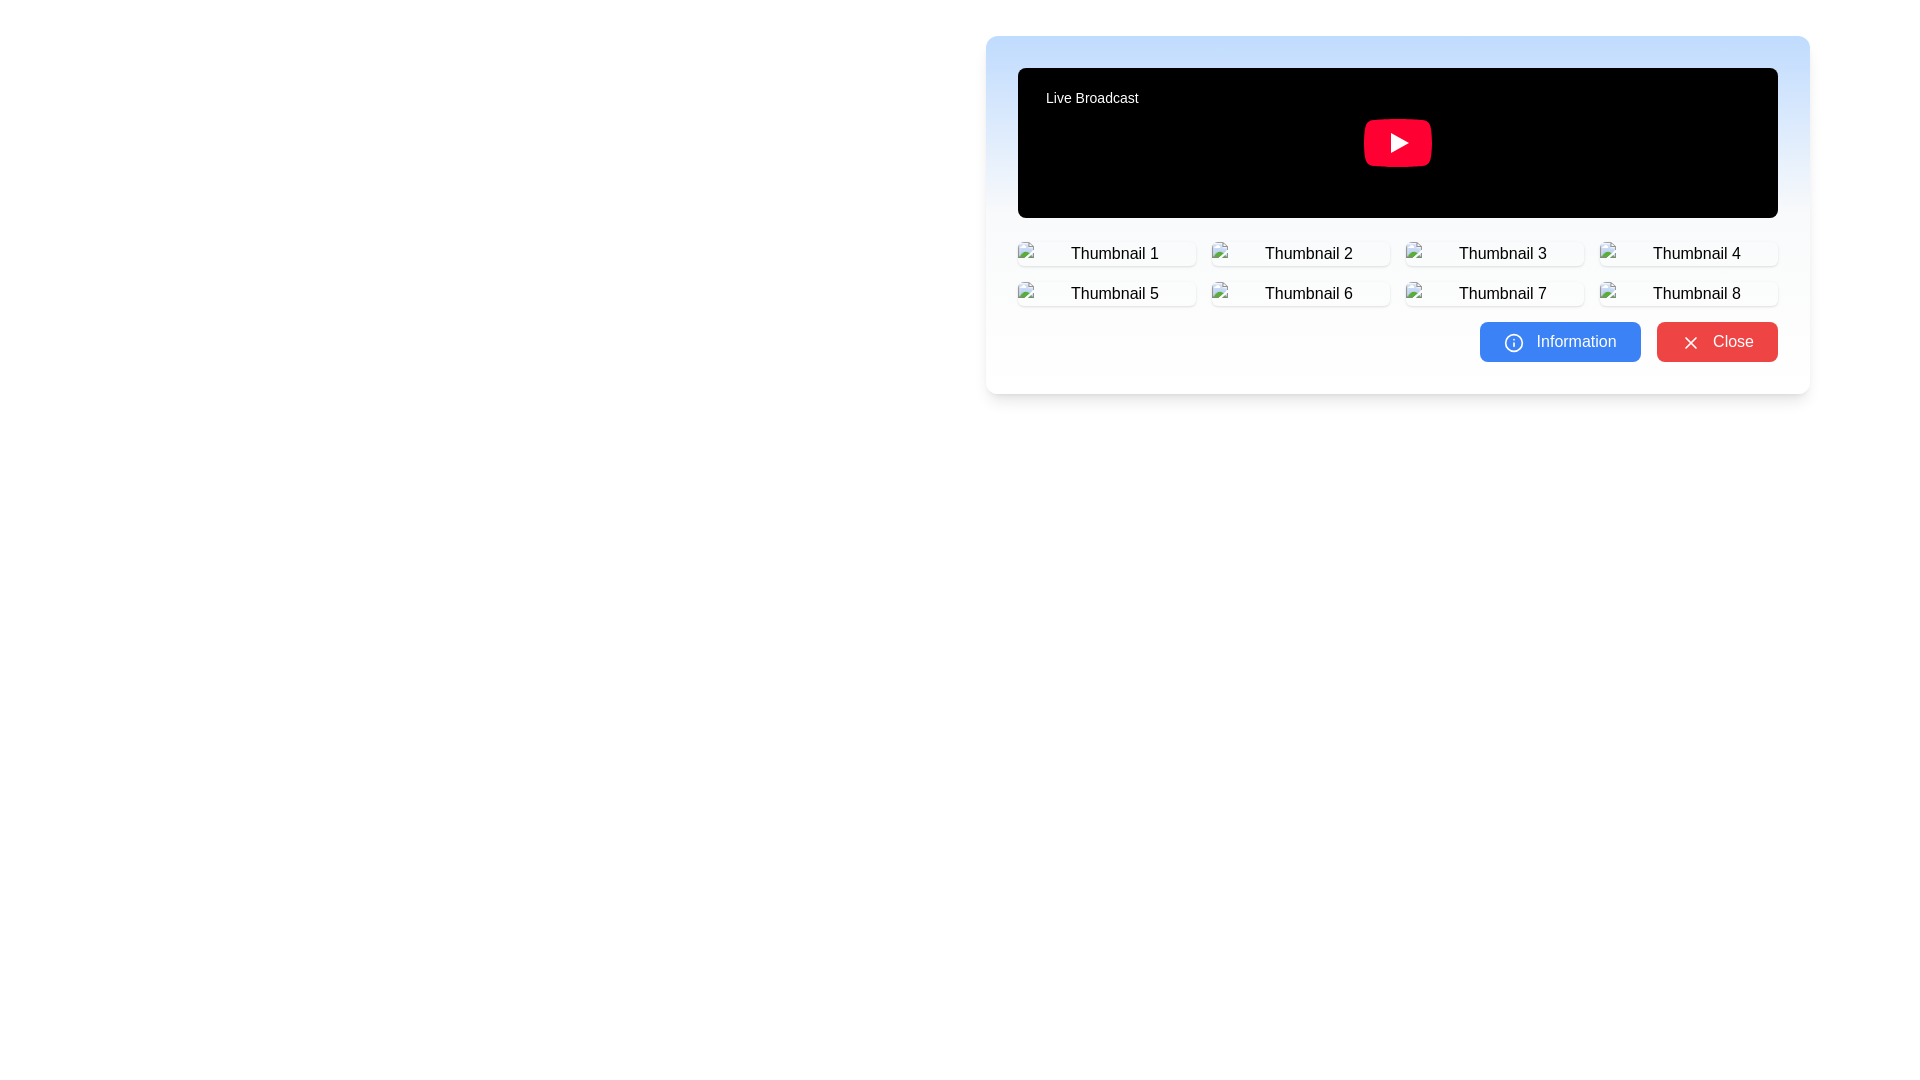 This screenshot has width=1920, height=1080. What do you see at coordinates (1300, 293) in the screenshot?
I see `the SVG Circle that serves as the background for the play button icon adjacent to 'Thumbnail 6'` at bounding box center [1300, 293].